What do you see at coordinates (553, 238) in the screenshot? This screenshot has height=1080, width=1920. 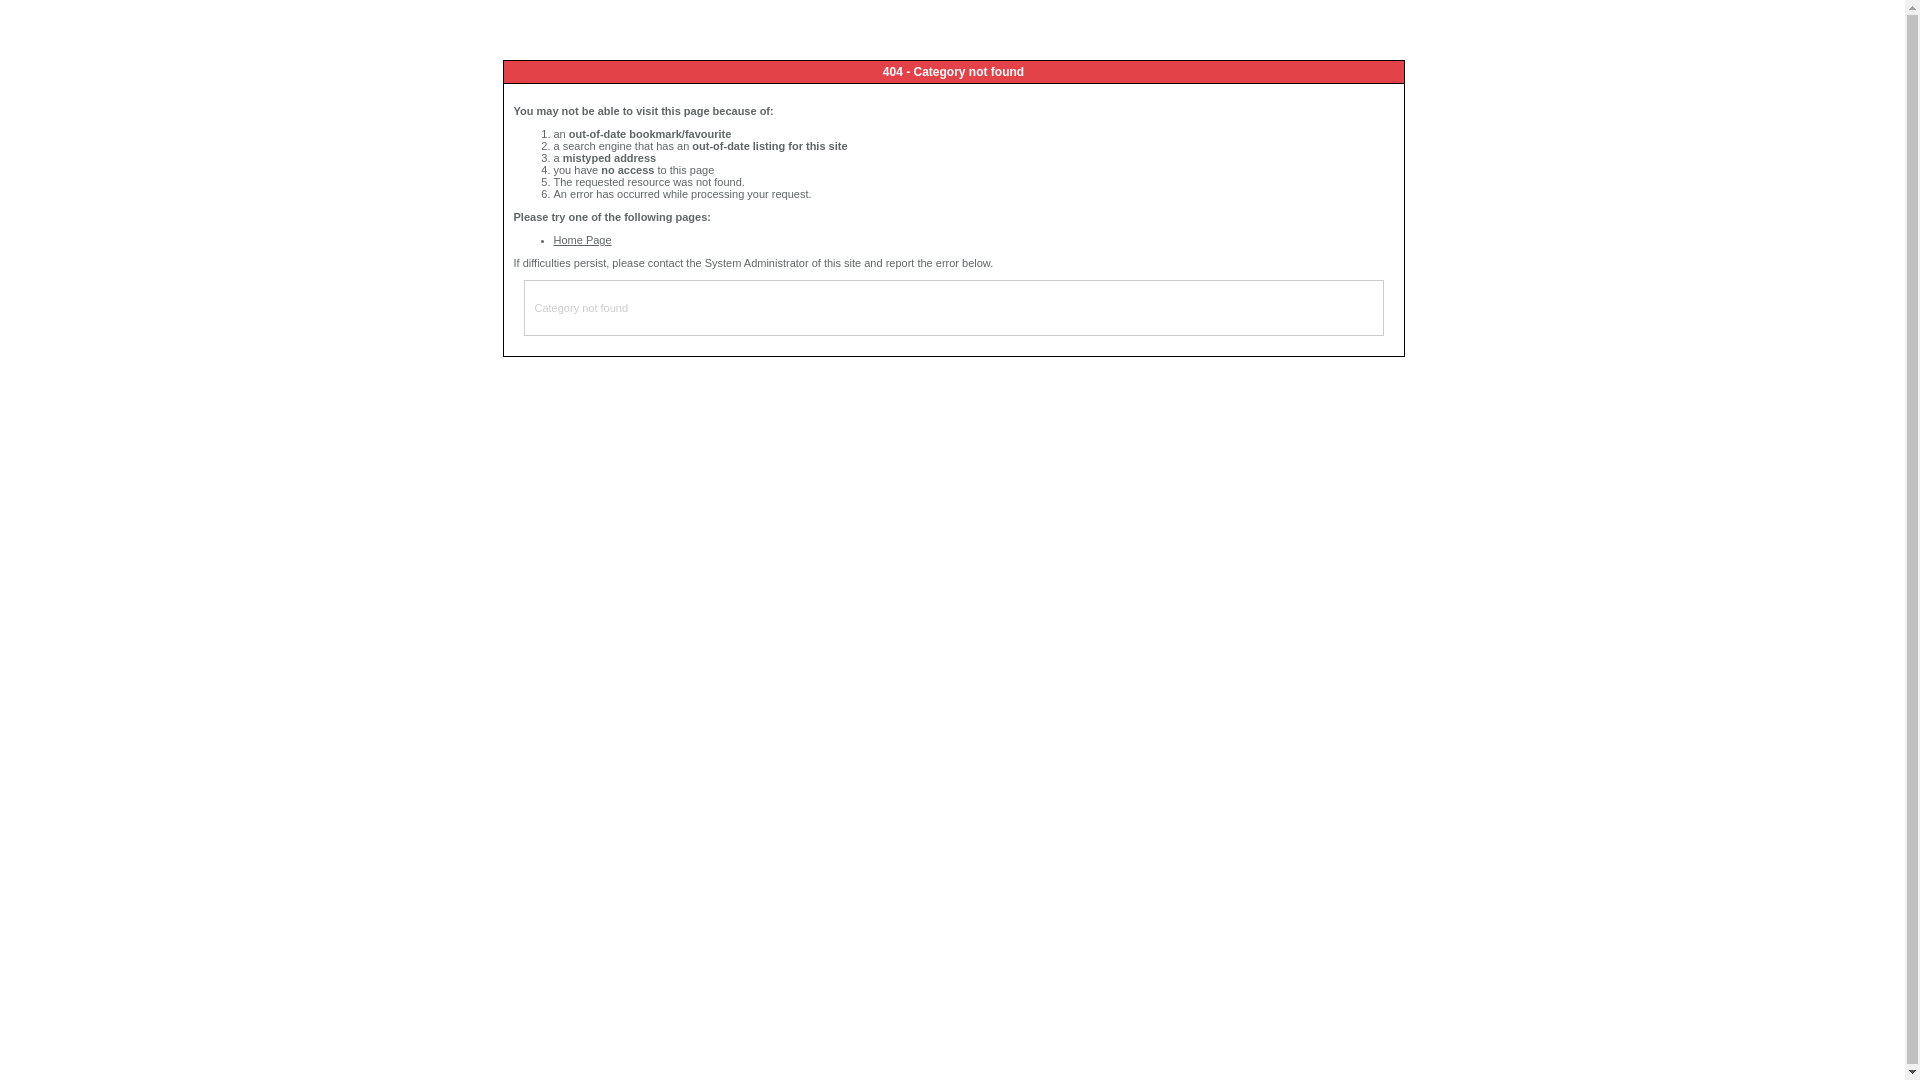 I see `'Home Page'` at bounding box center [553, 238].